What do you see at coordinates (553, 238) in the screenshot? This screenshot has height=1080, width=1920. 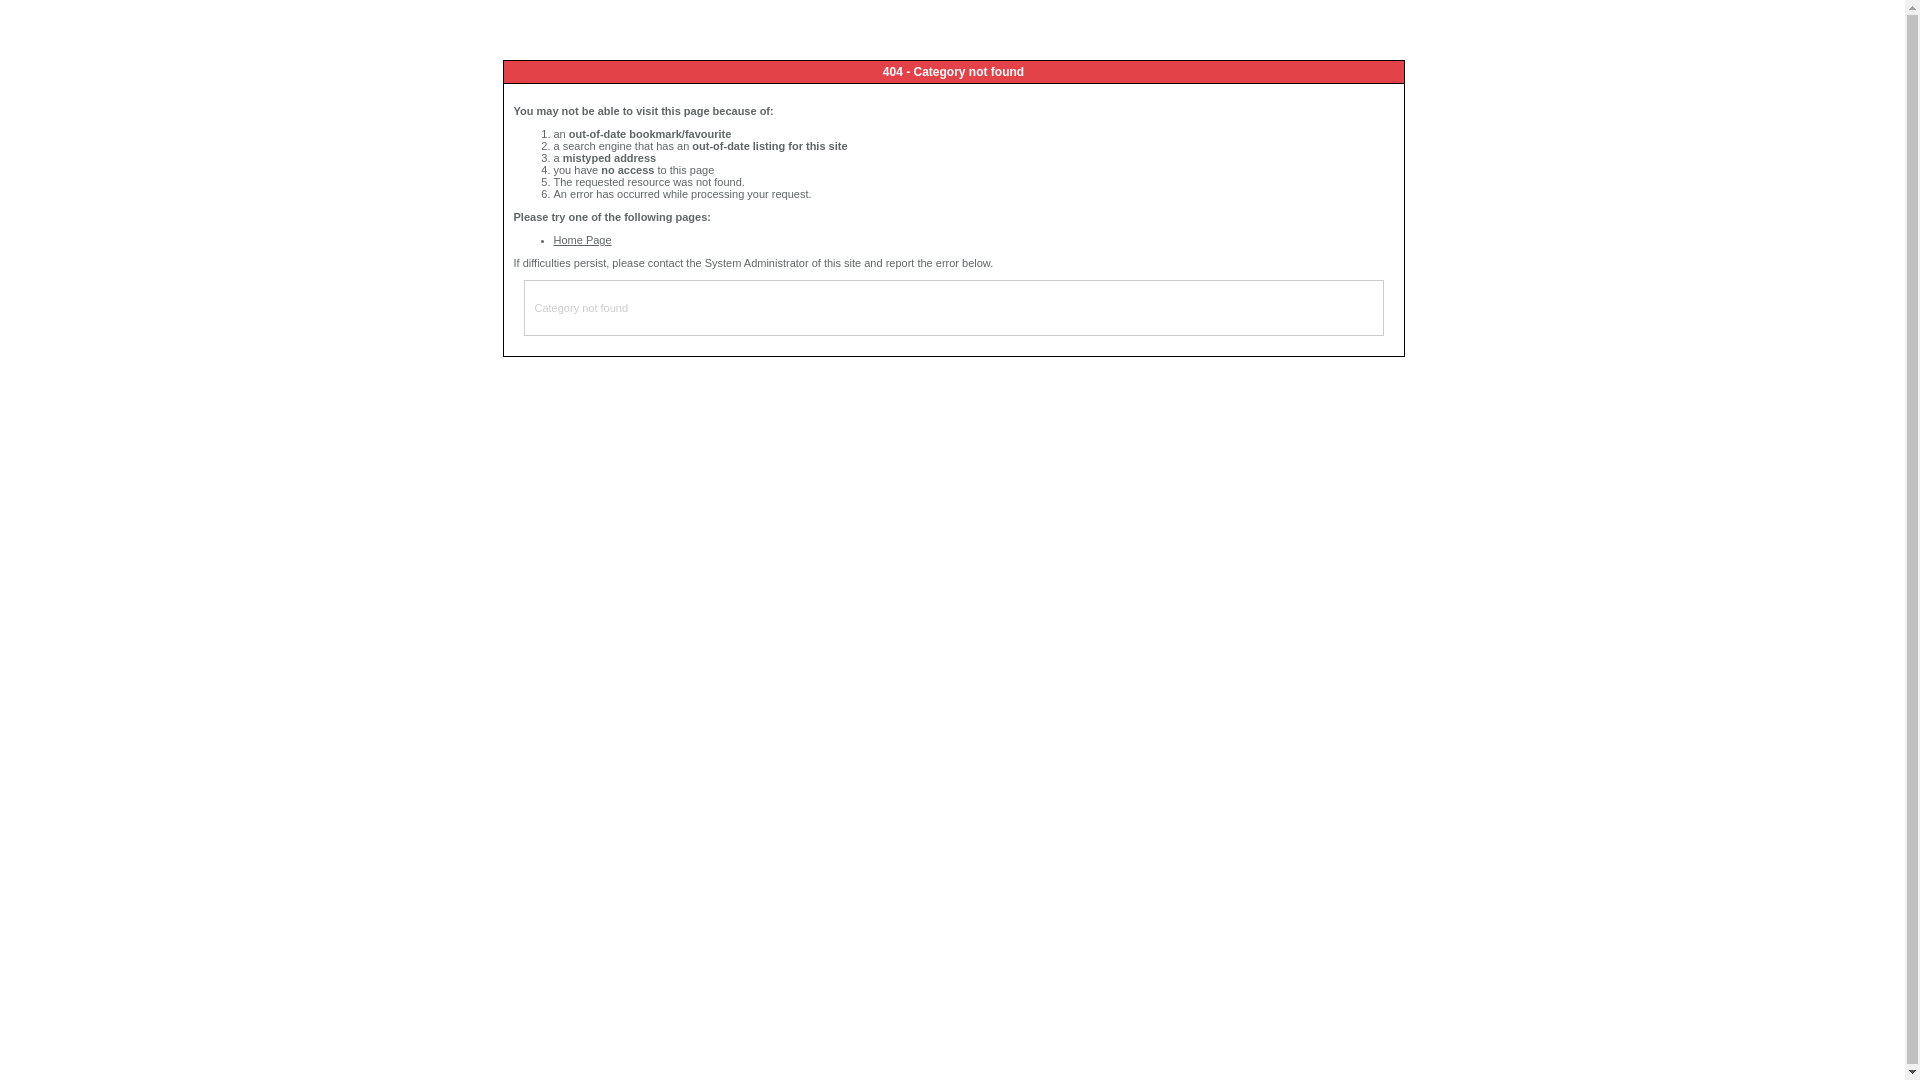 I see `'Home Page'` at bounding box center [553, 238].